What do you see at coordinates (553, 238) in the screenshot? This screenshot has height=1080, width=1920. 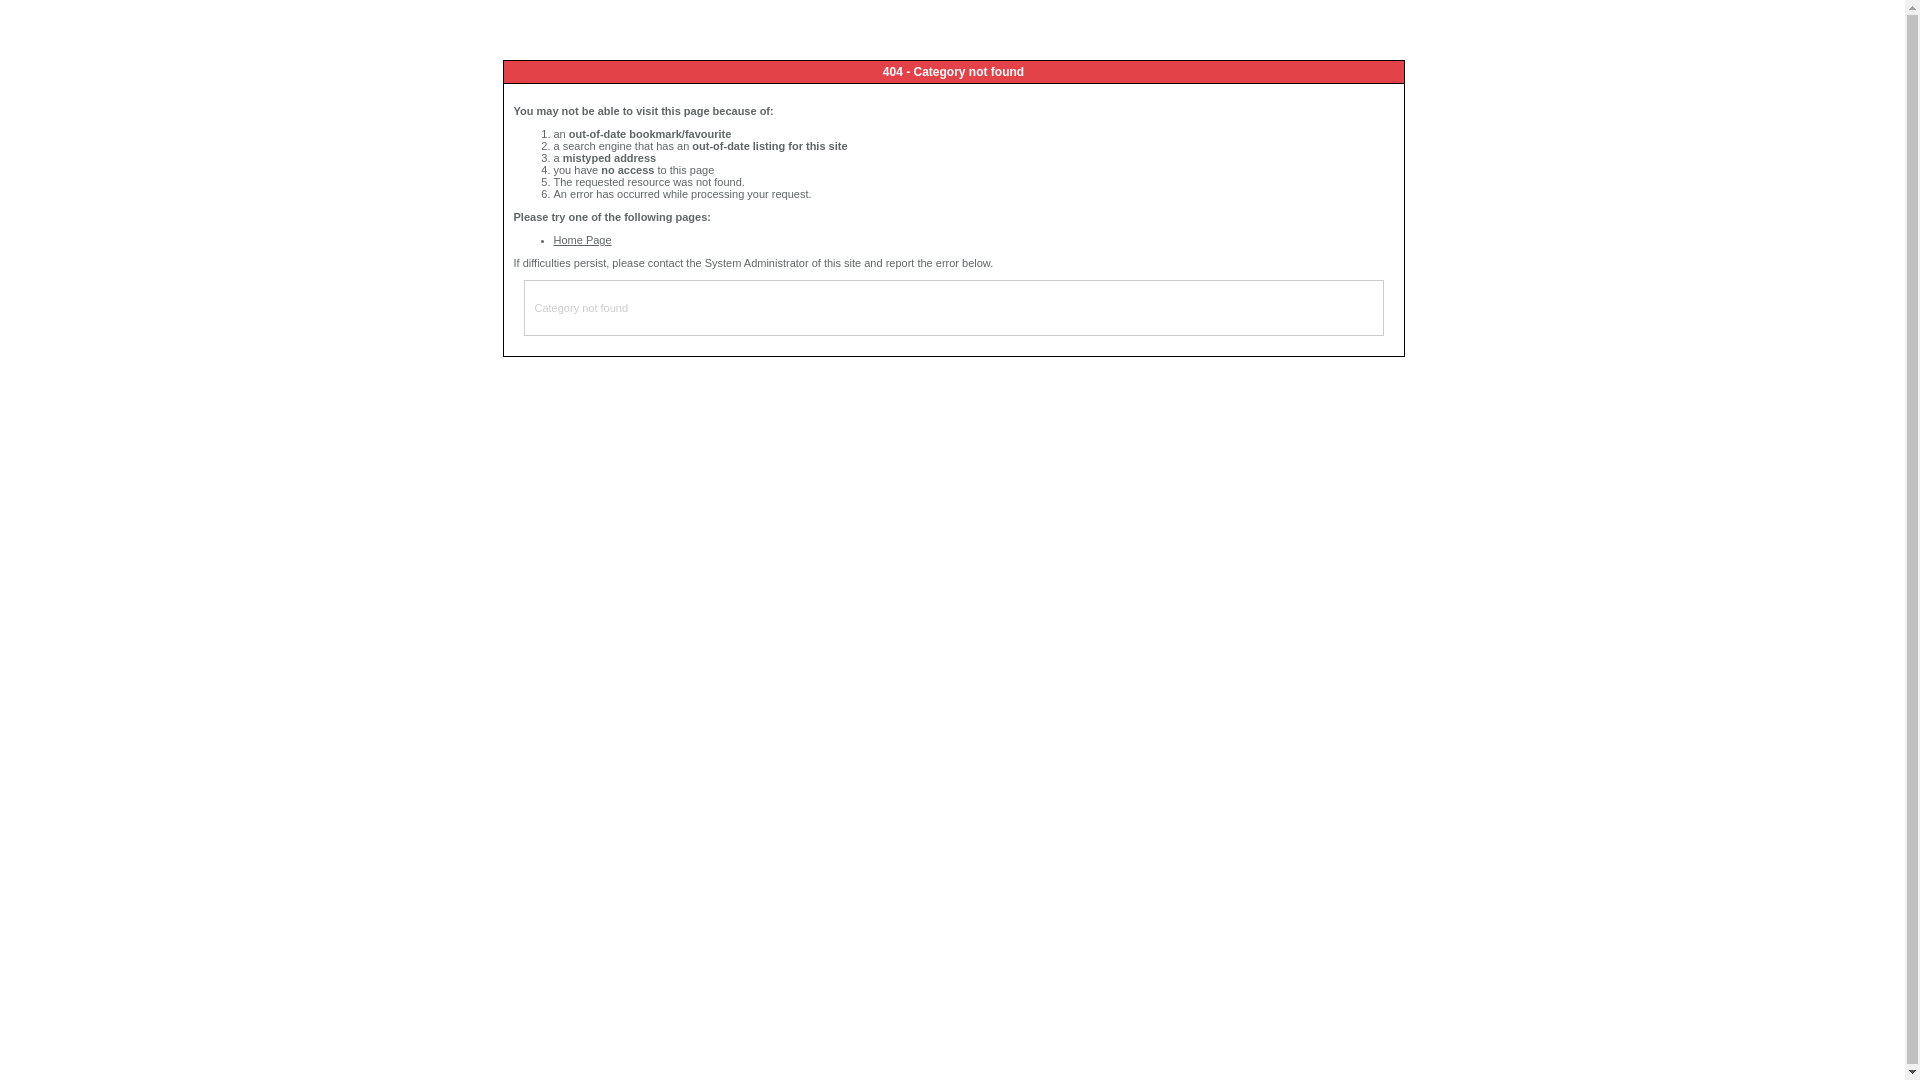 I see `'Home Page'` at bounding box center [553, 238].